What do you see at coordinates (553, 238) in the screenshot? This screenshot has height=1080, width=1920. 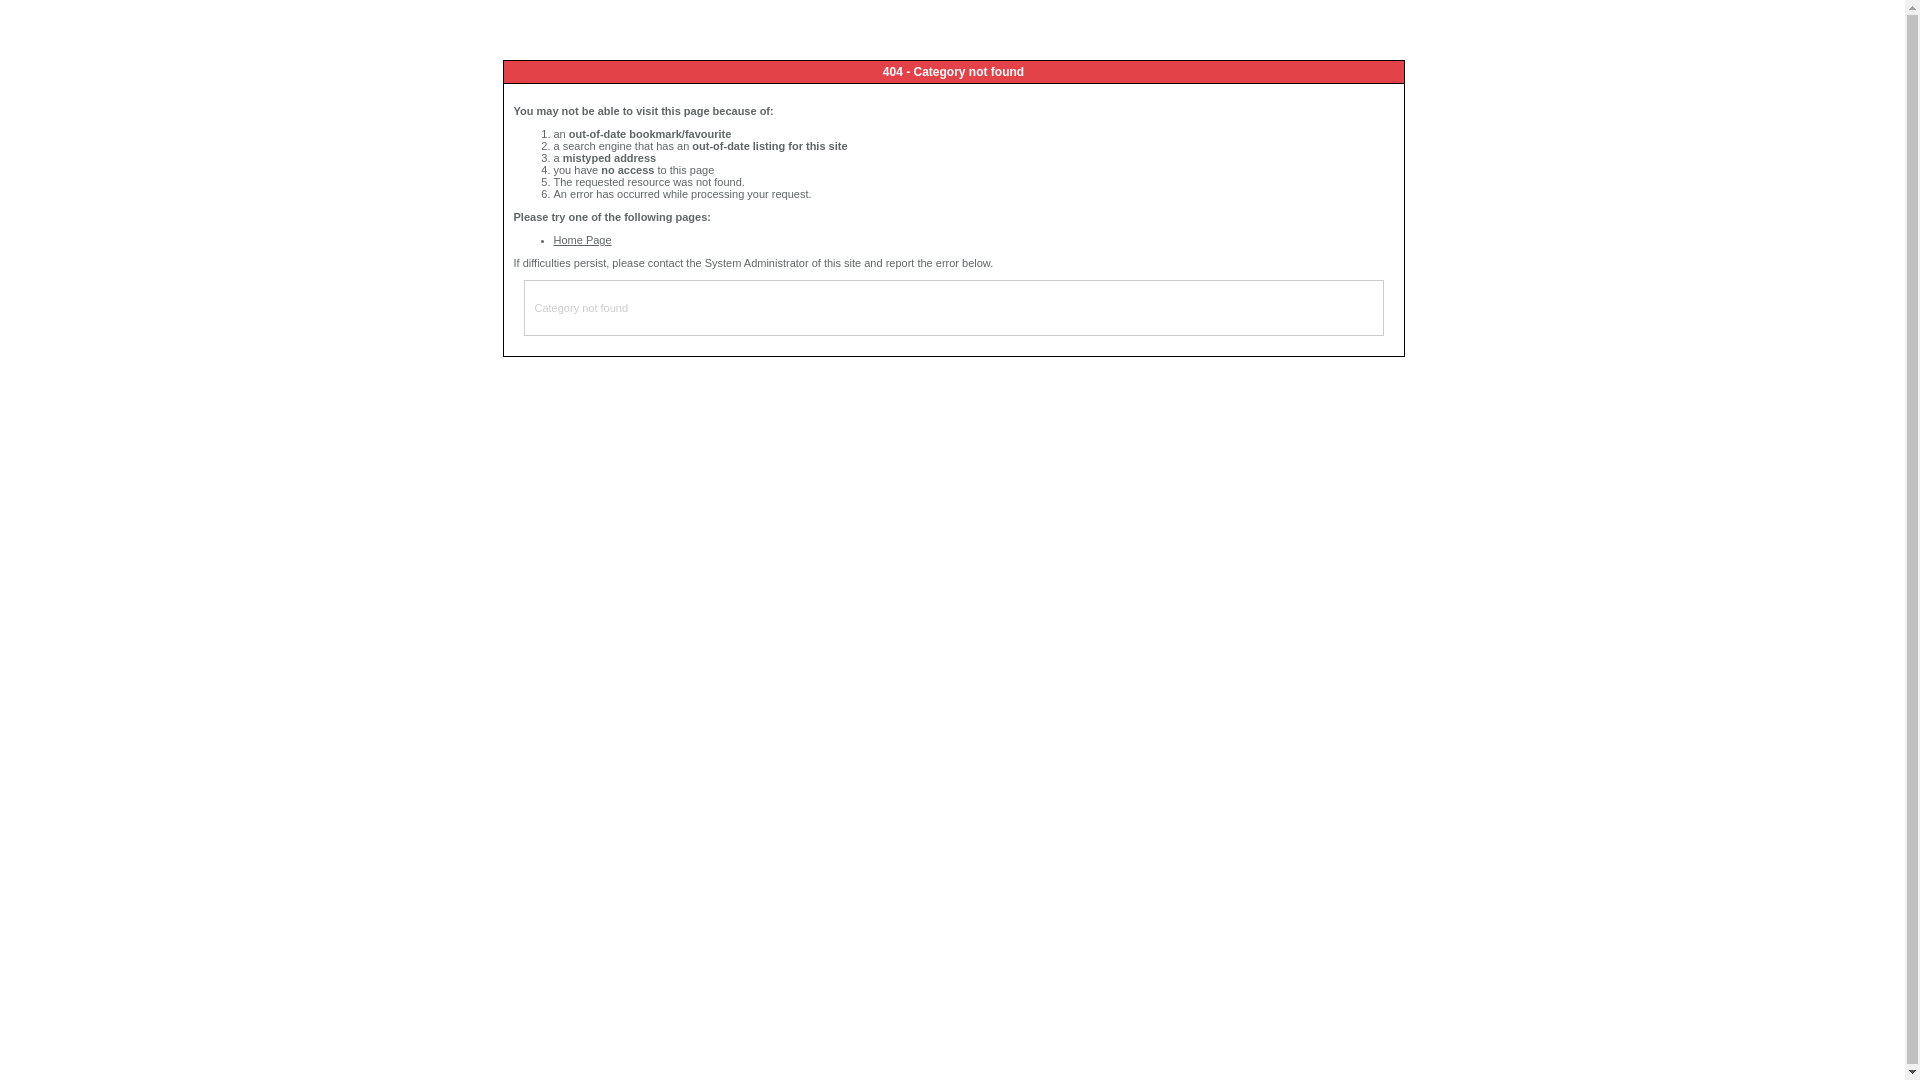 I see `'Home Page'` at bounding box center [553, 238].